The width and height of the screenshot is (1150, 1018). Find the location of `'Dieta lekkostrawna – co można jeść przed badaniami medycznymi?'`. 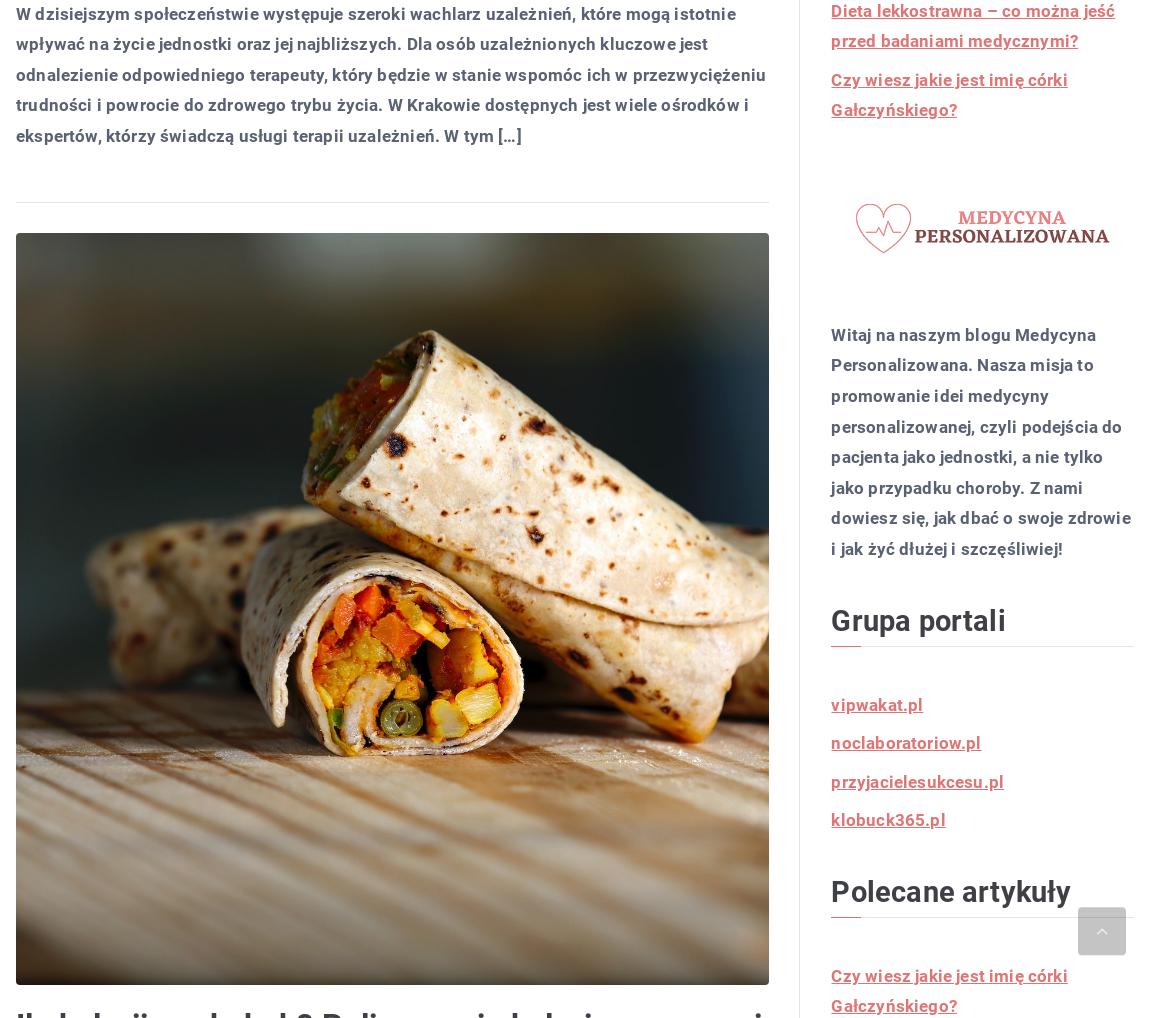

'Dieta lekkostrawna – co można jeść przed badaniami medycznymi?' is located at coordinates (973, 24).